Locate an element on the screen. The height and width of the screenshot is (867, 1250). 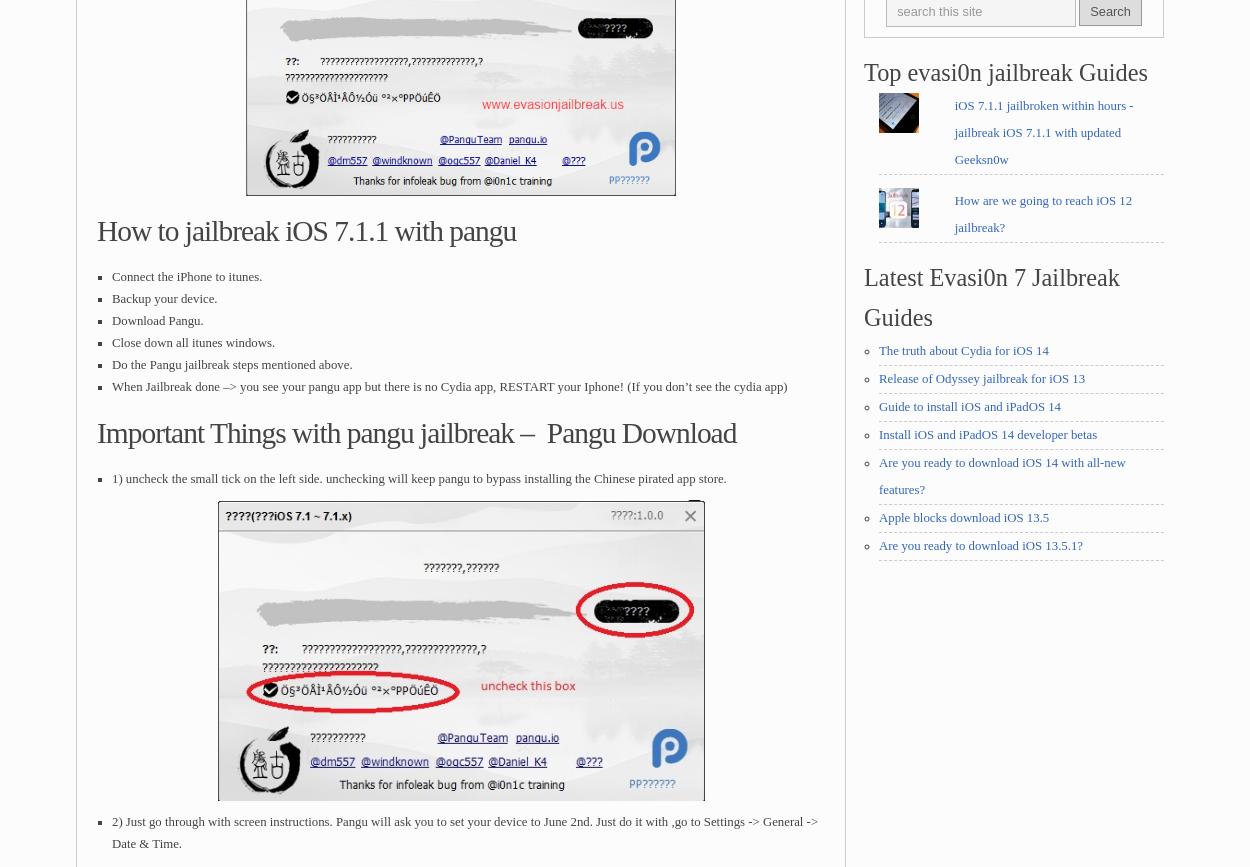
'Are you ready to download iOS 14 with all-new features?' is located at coordinates (879, 474).